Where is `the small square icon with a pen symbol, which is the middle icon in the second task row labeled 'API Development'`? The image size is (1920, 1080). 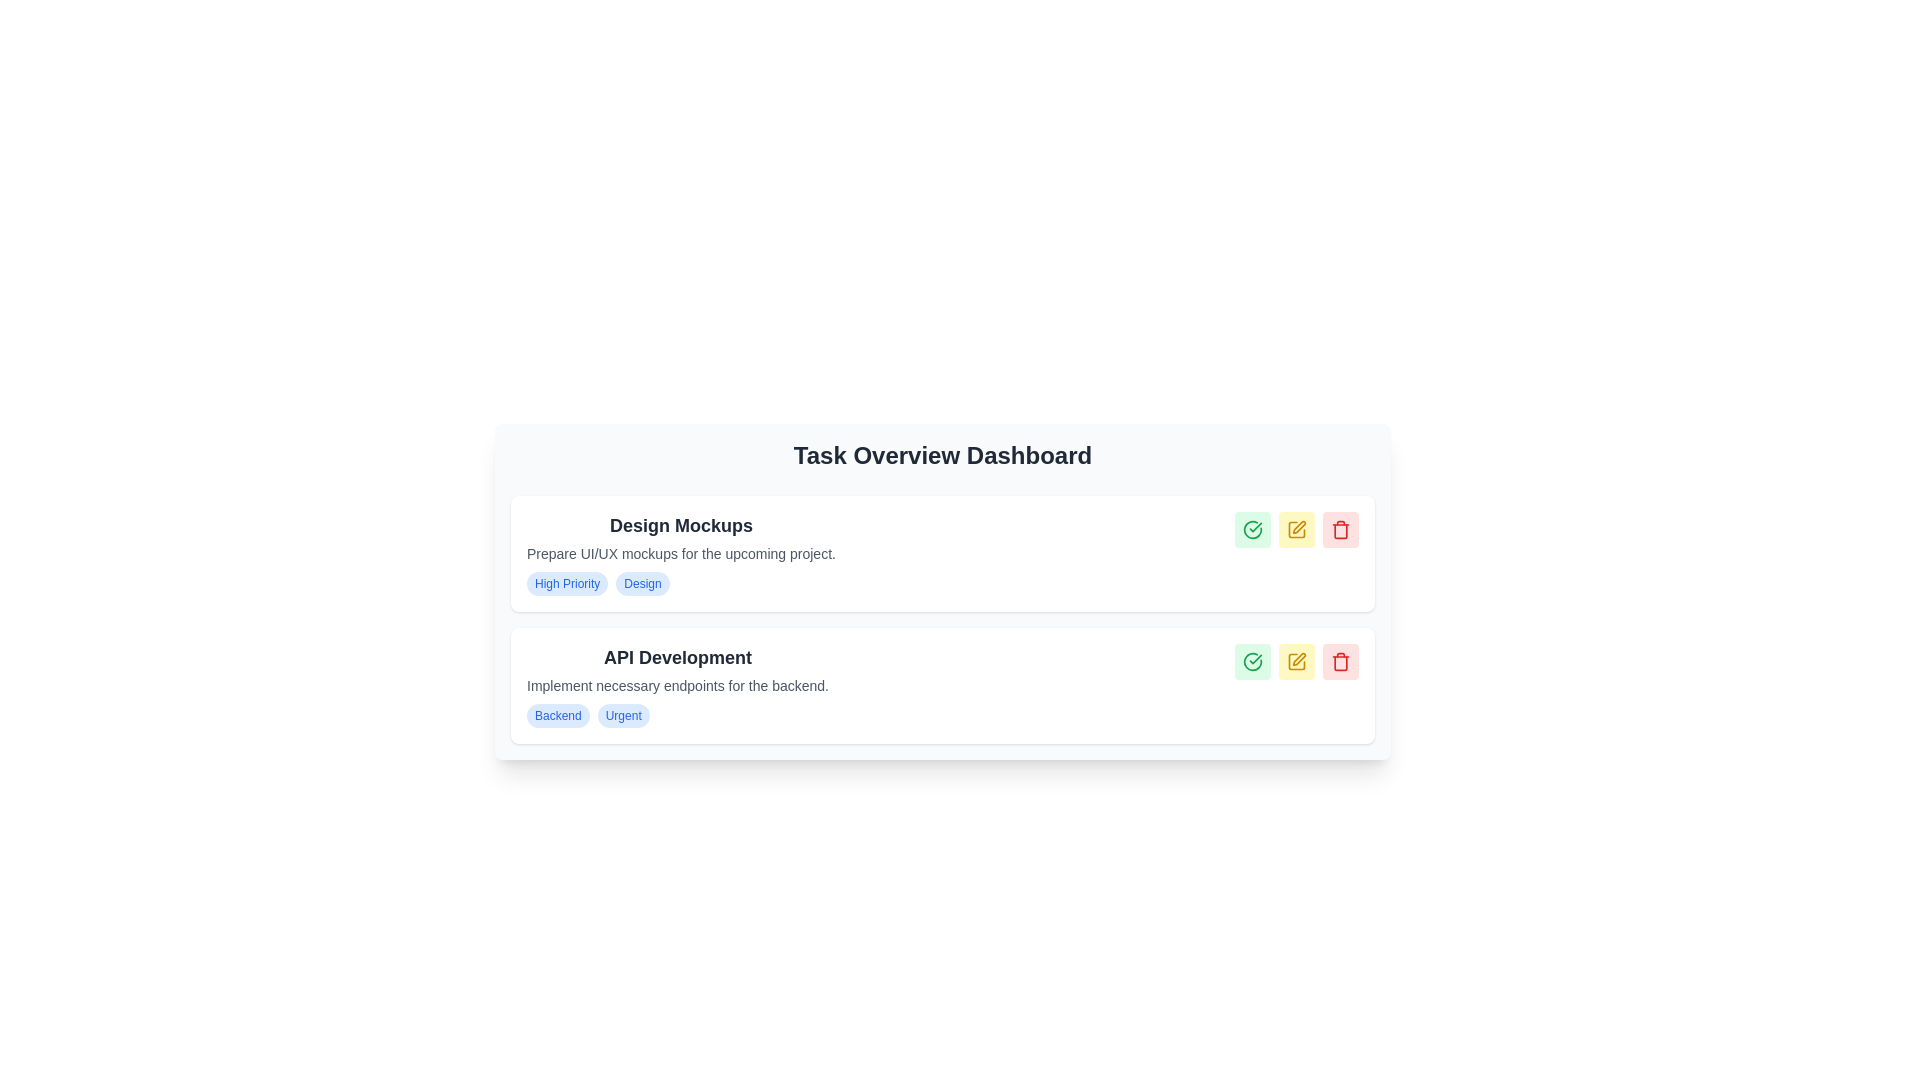 the small square icon with a pen symbol, which is the middle icon in the second task row labeled 'API Development' is located at coordinates (1296, 662).